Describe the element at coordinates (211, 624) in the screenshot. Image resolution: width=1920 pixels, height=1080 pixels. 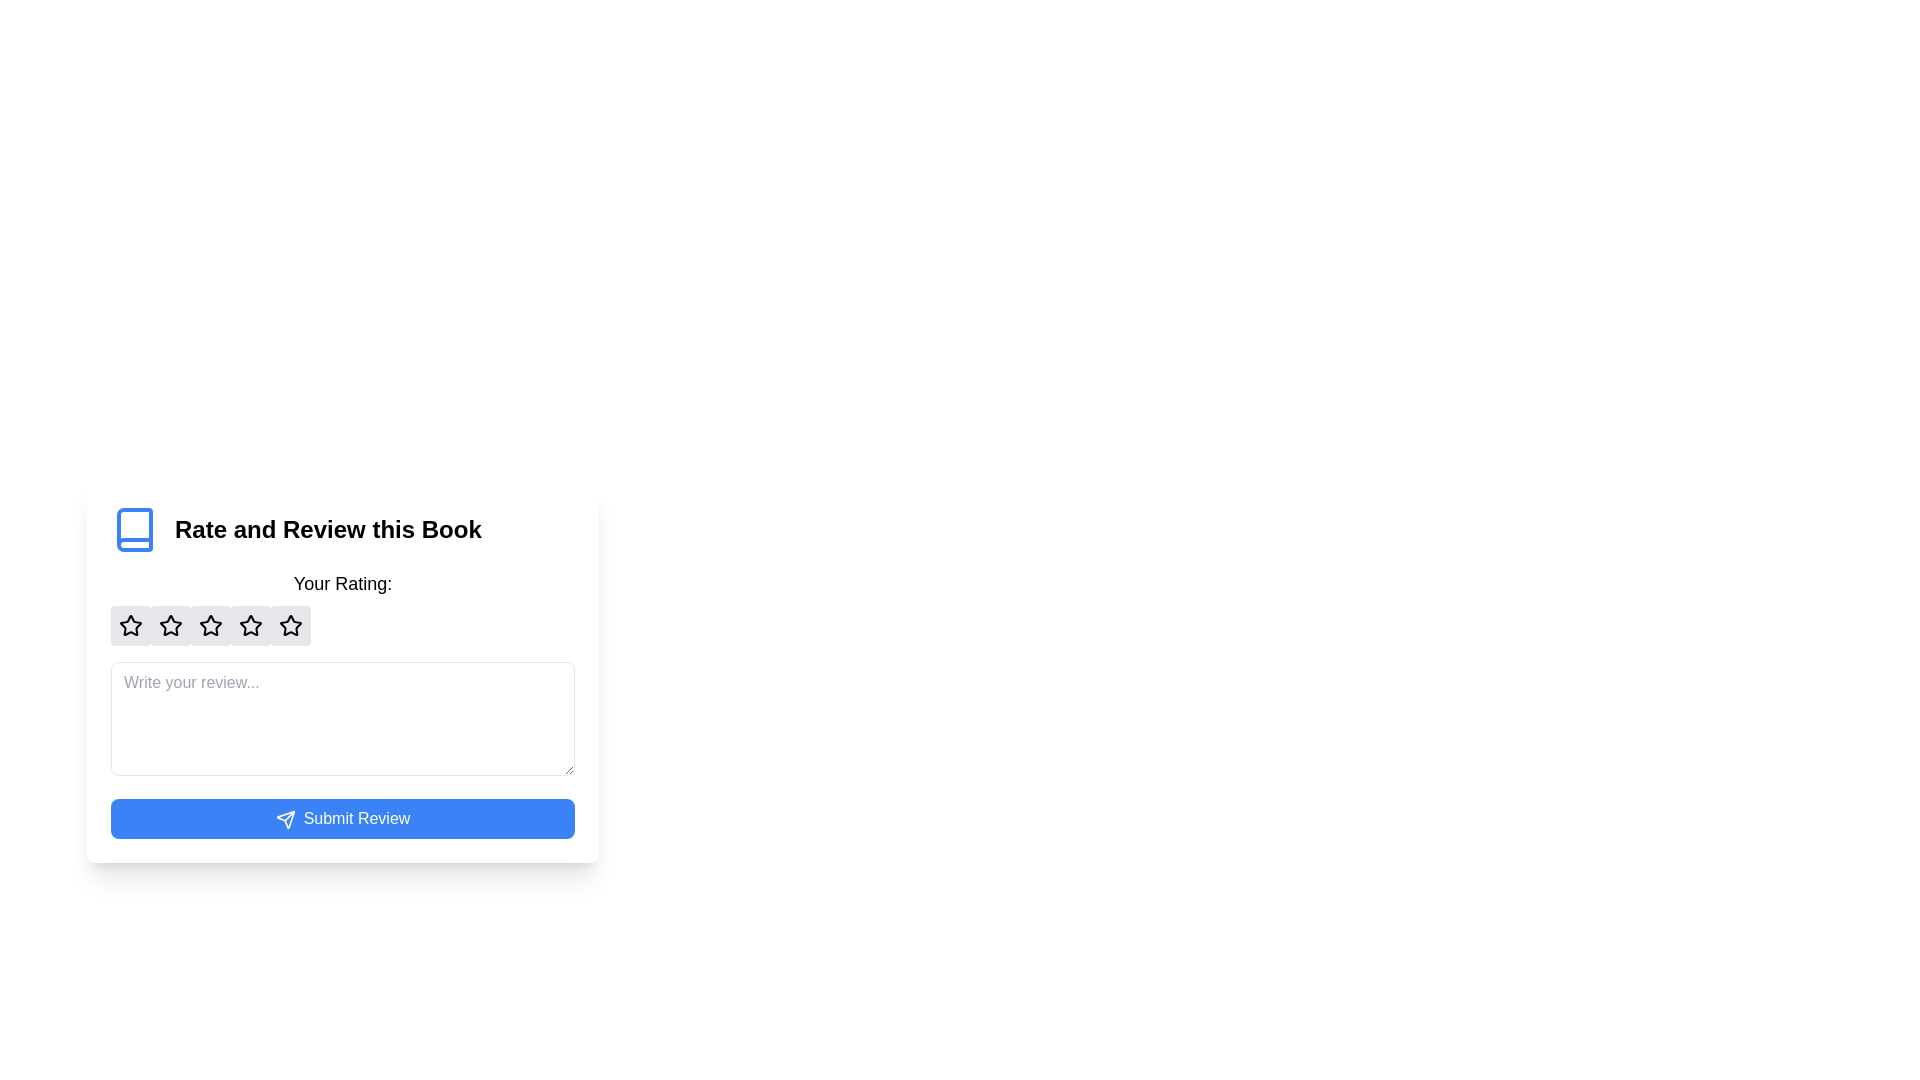
I see `the second star icon button, which is part of a row of five stars under the 'Your Rating:' label` at that location.